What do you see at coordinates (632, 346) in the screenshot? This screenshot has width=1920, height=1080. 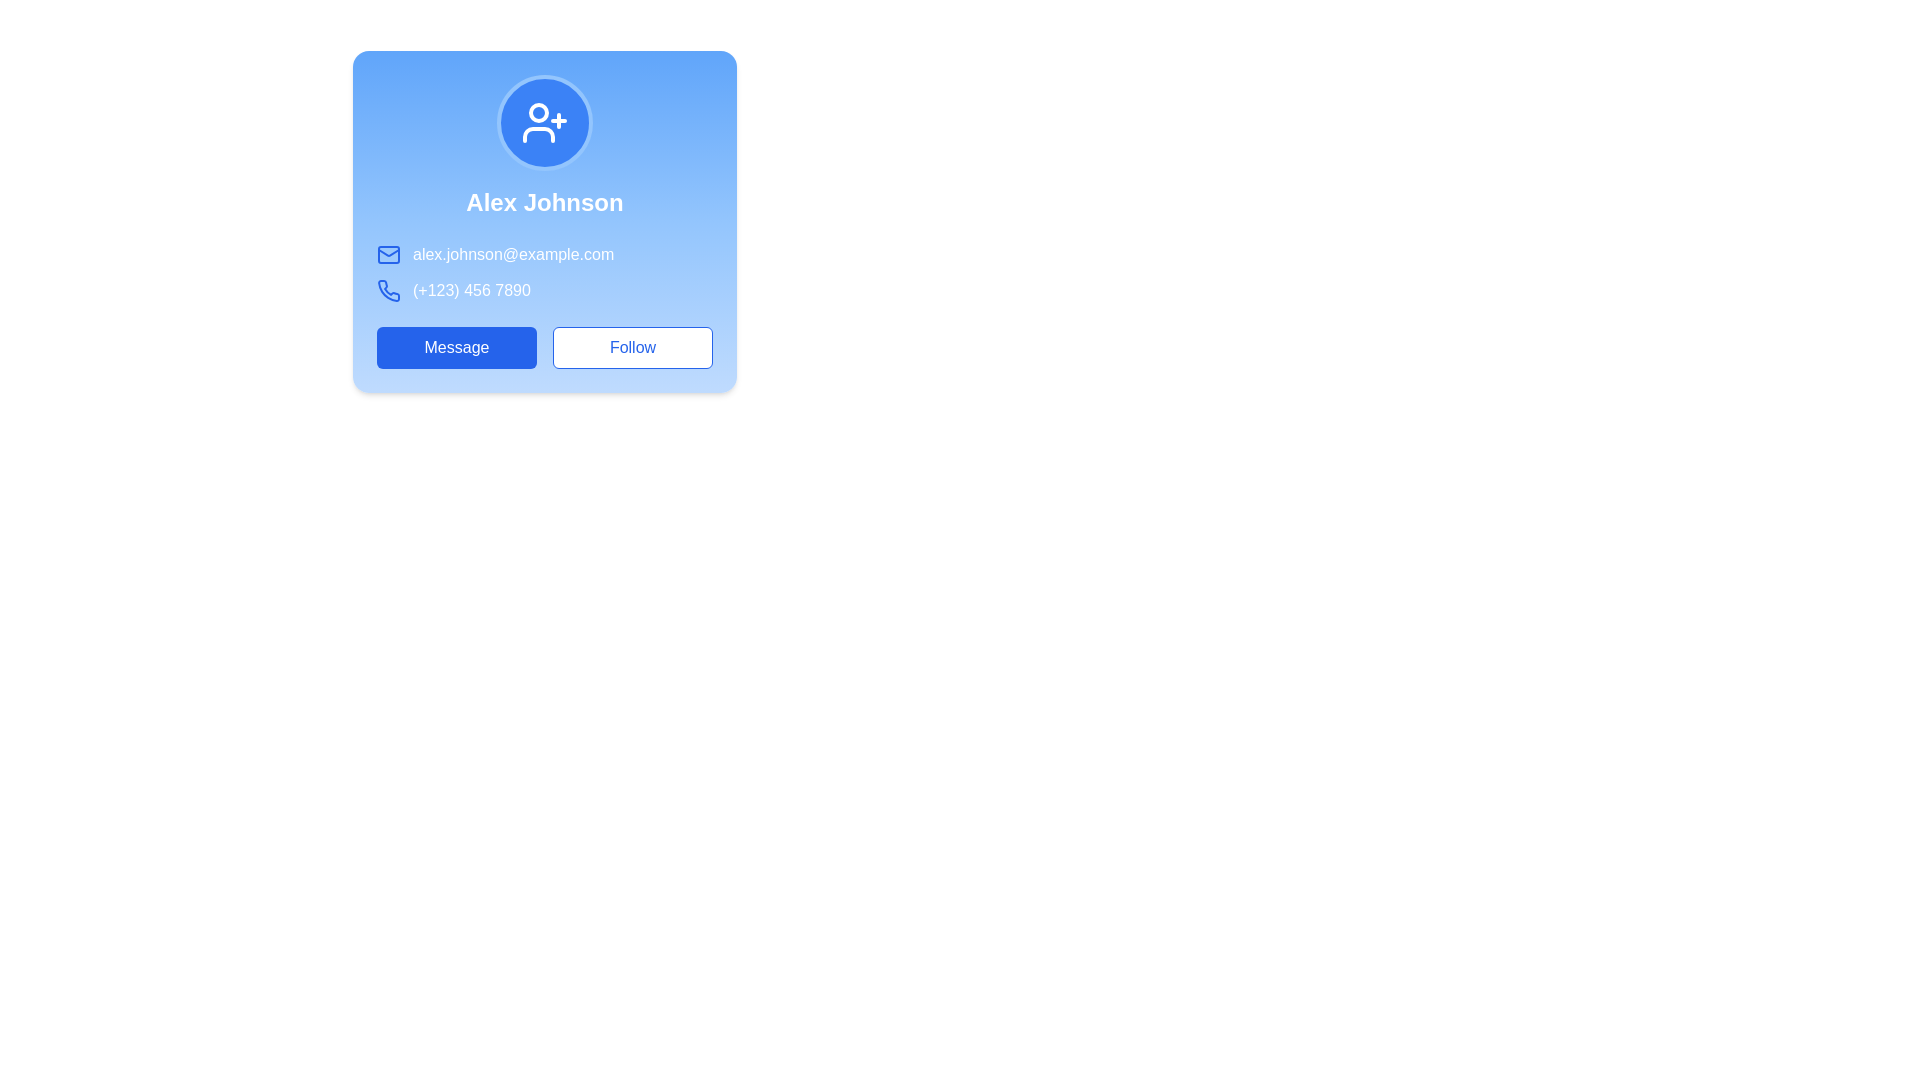 I see `the 'Follow' button located to the right of the 'Message' button at the bottom-right of the user profile card to follow the user` at bounding box center [632, 346].